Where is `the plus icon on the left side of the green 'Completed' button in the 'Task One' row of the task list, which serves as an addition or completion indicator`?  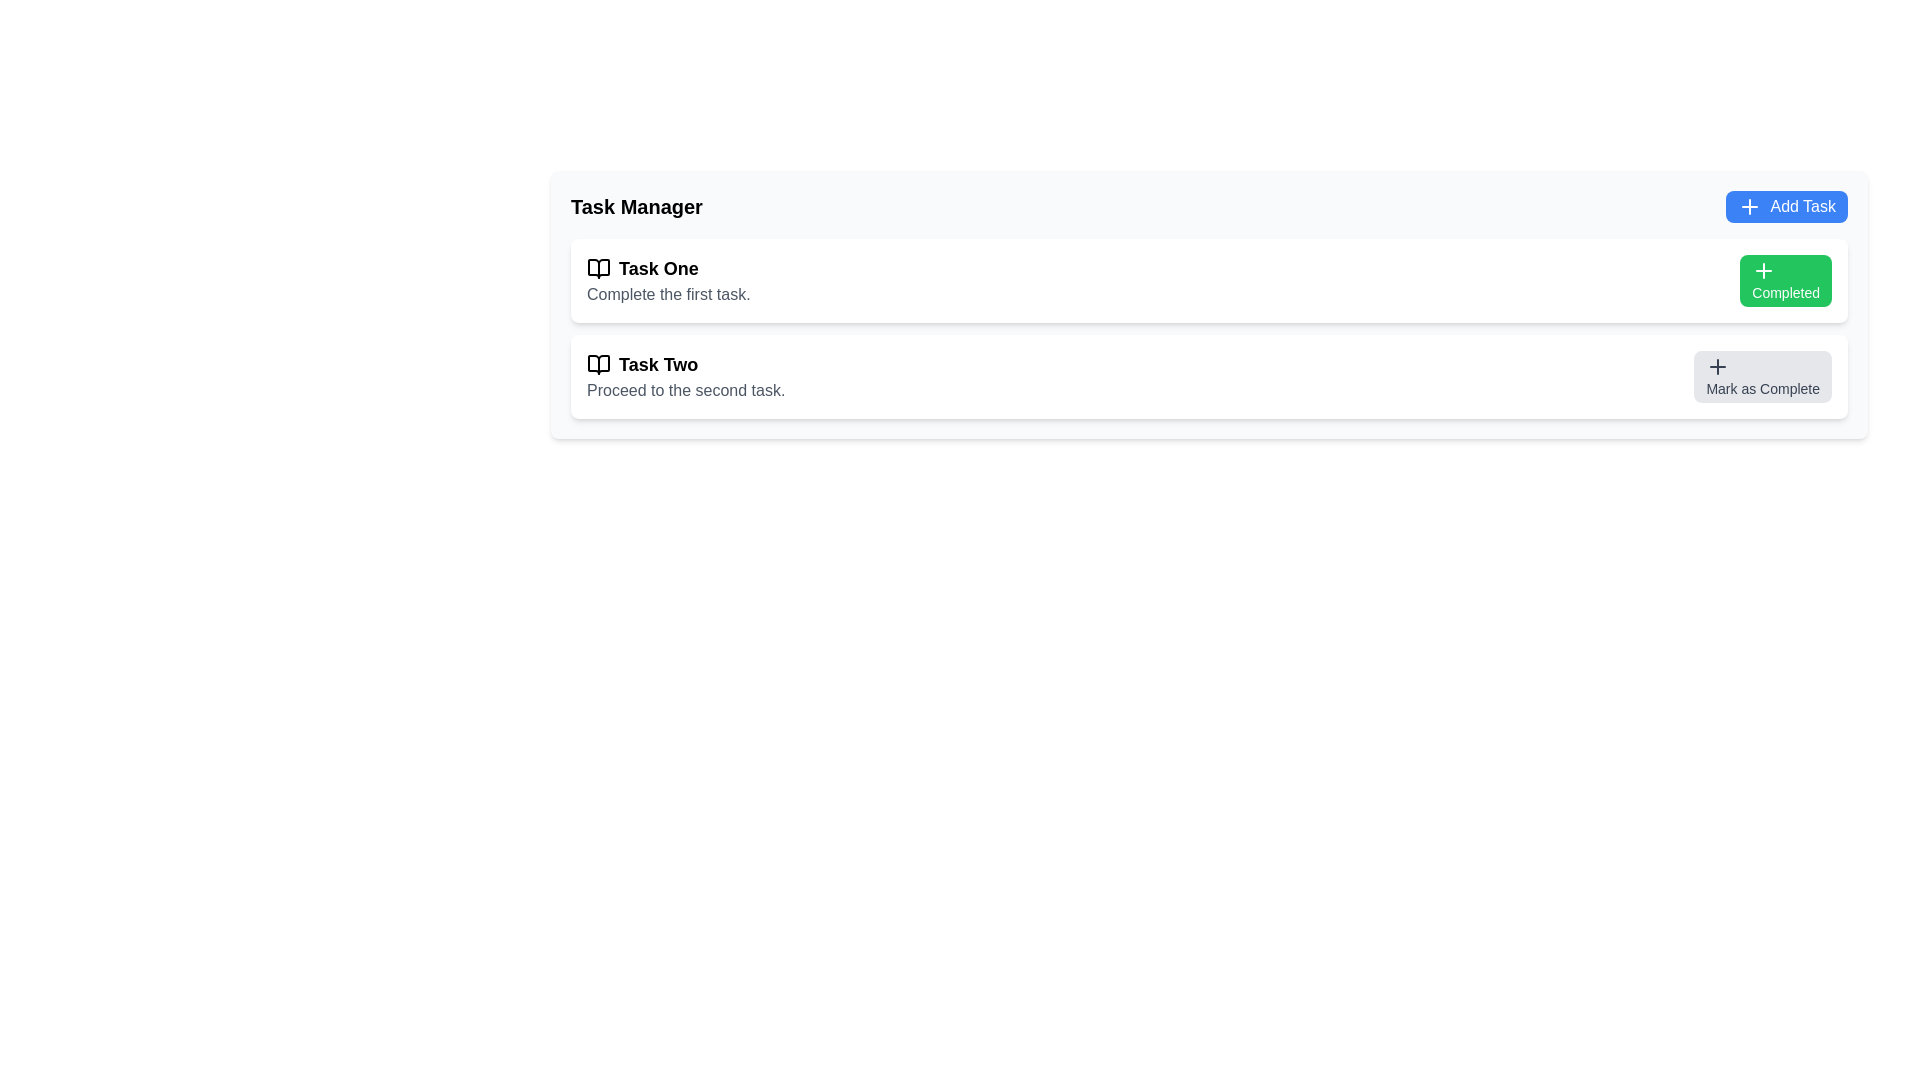
the plus icon on the left side of the green 'Completed' button in the 'Task One' row of the task list, which serves as an addition or completion indicator is located at coordinates (1764, 270).